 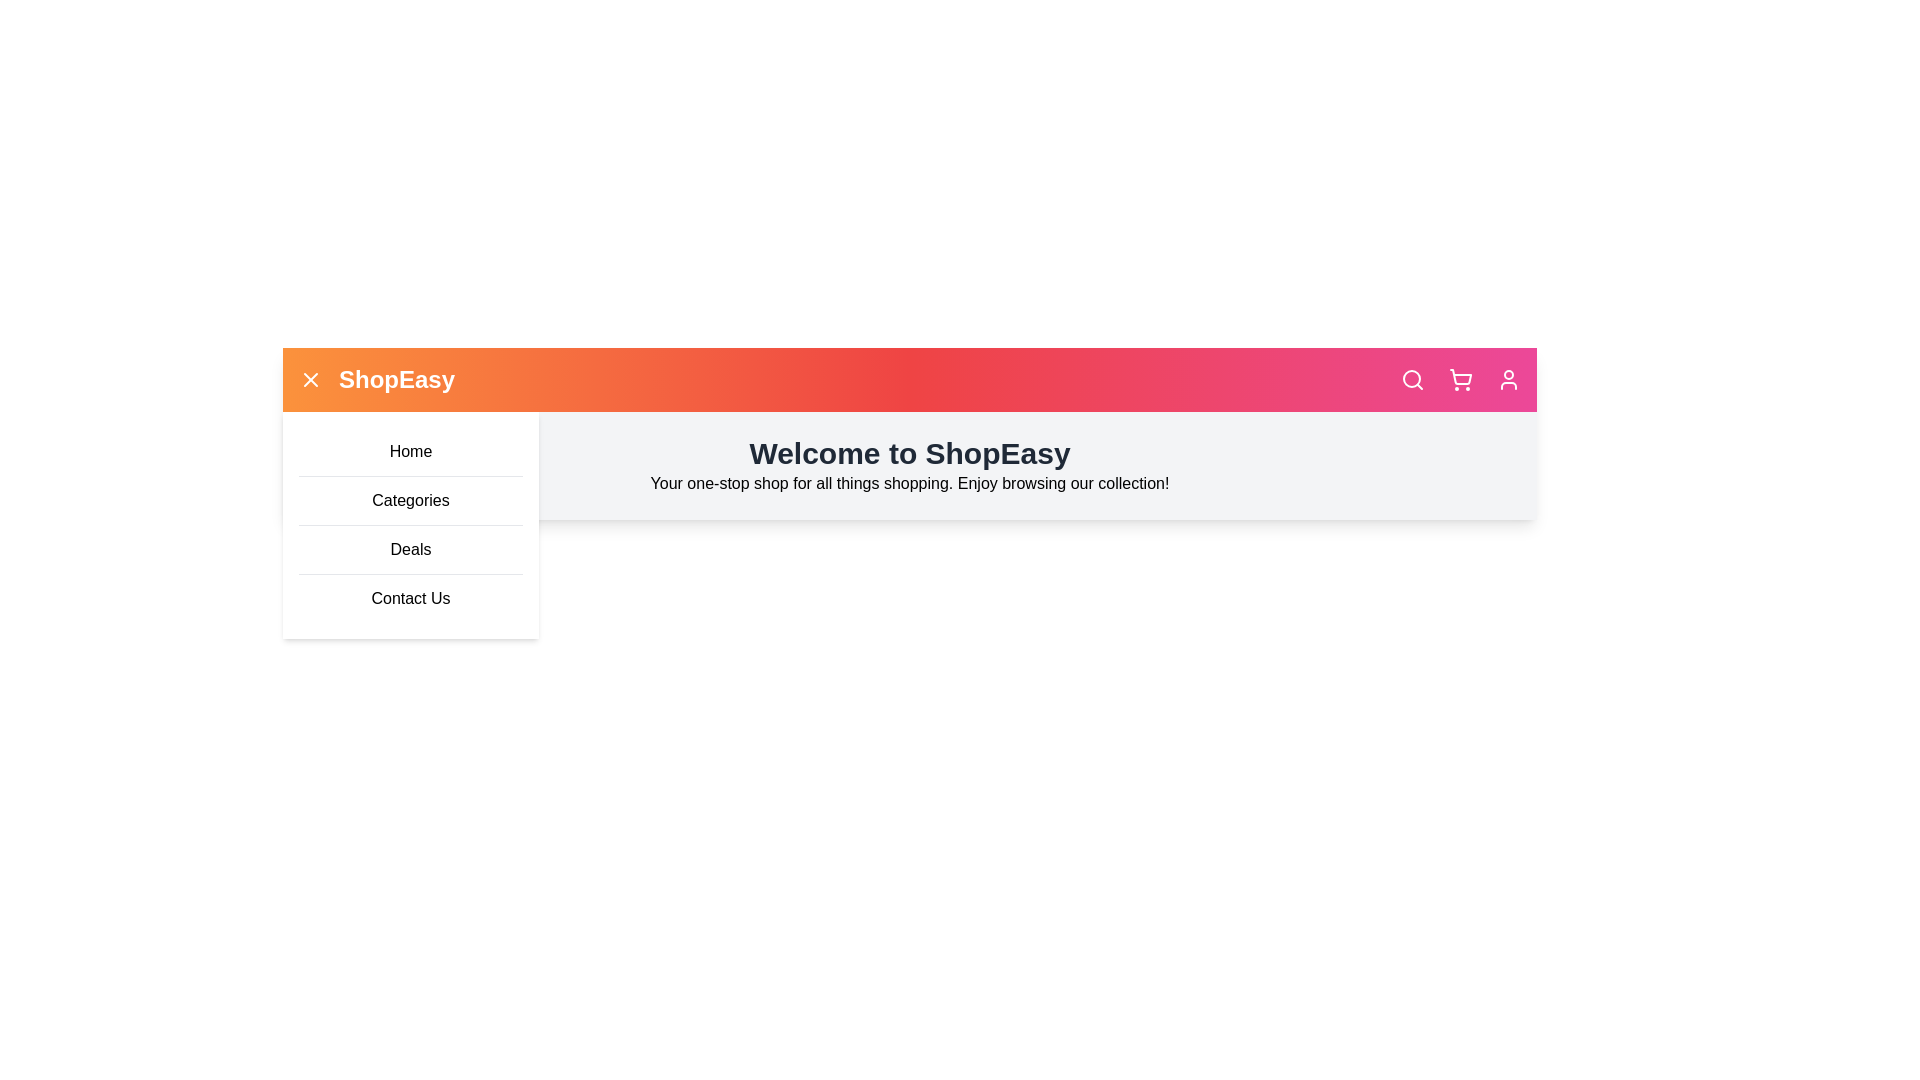 I want to click on the rightmost icon button in the header bar, so click(x=1508, y=380).